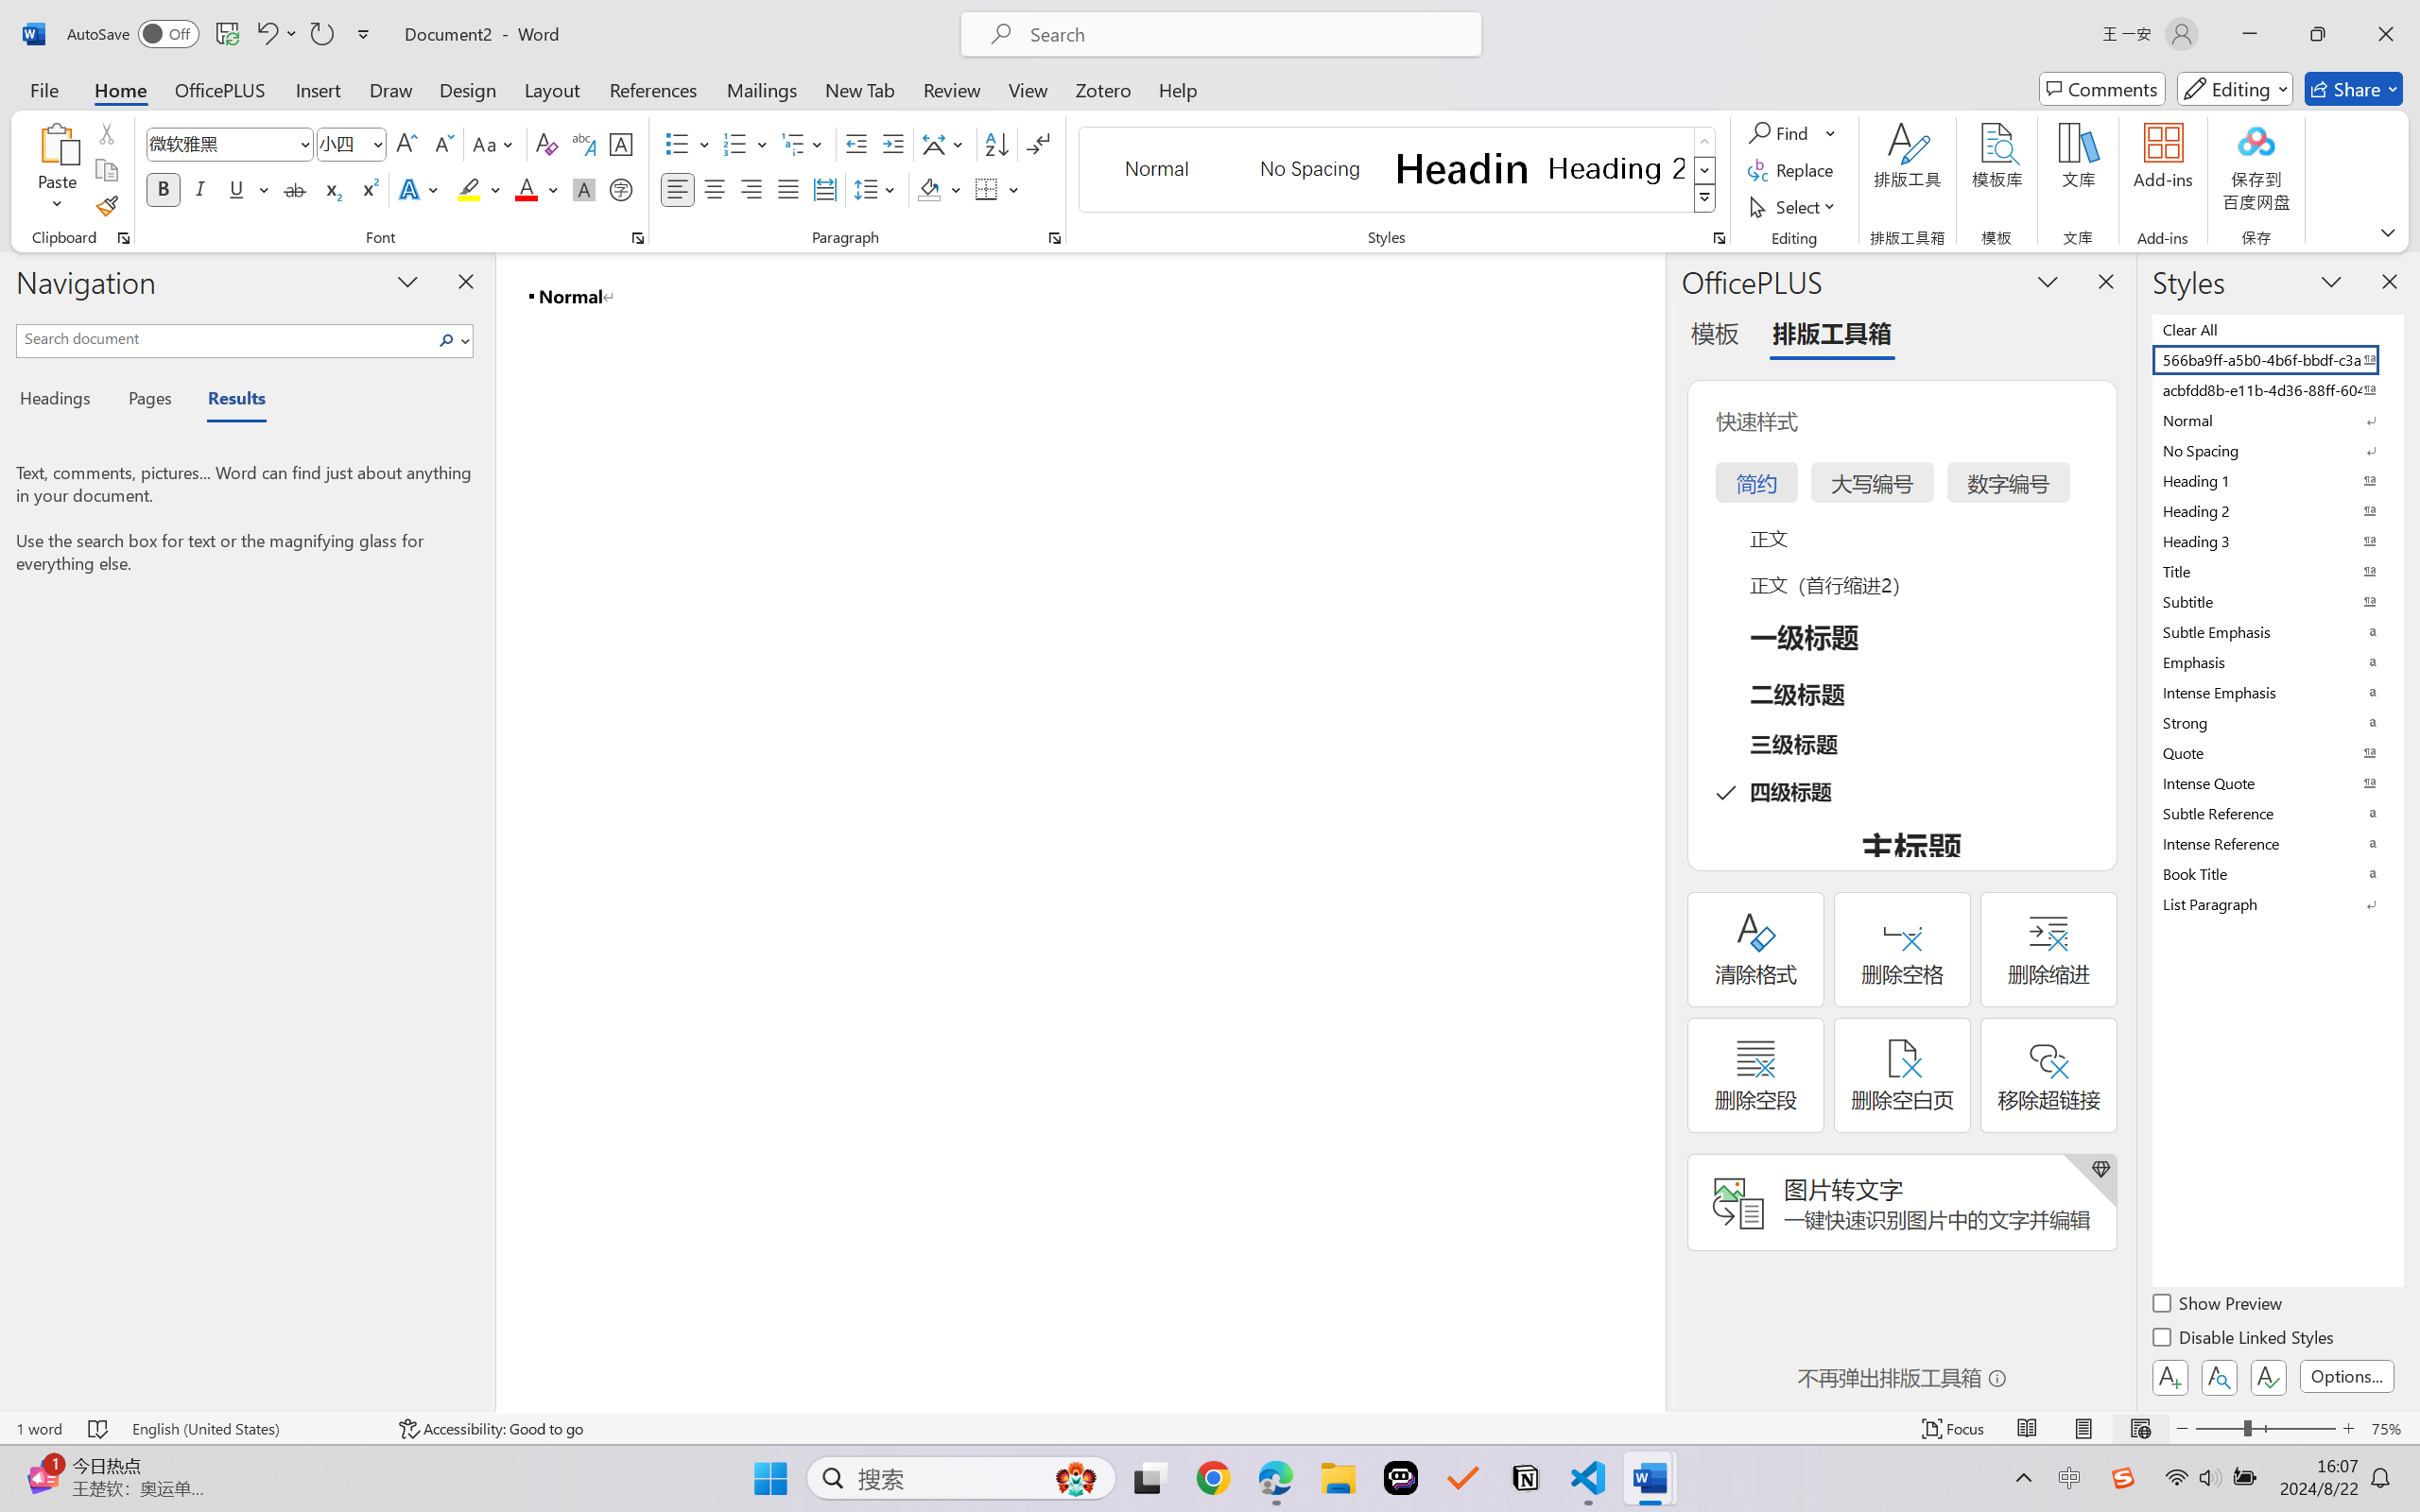  Describe the element at coordinates (2275, 813) in the screenshot. I see `'Subtle Reference'` at that location.